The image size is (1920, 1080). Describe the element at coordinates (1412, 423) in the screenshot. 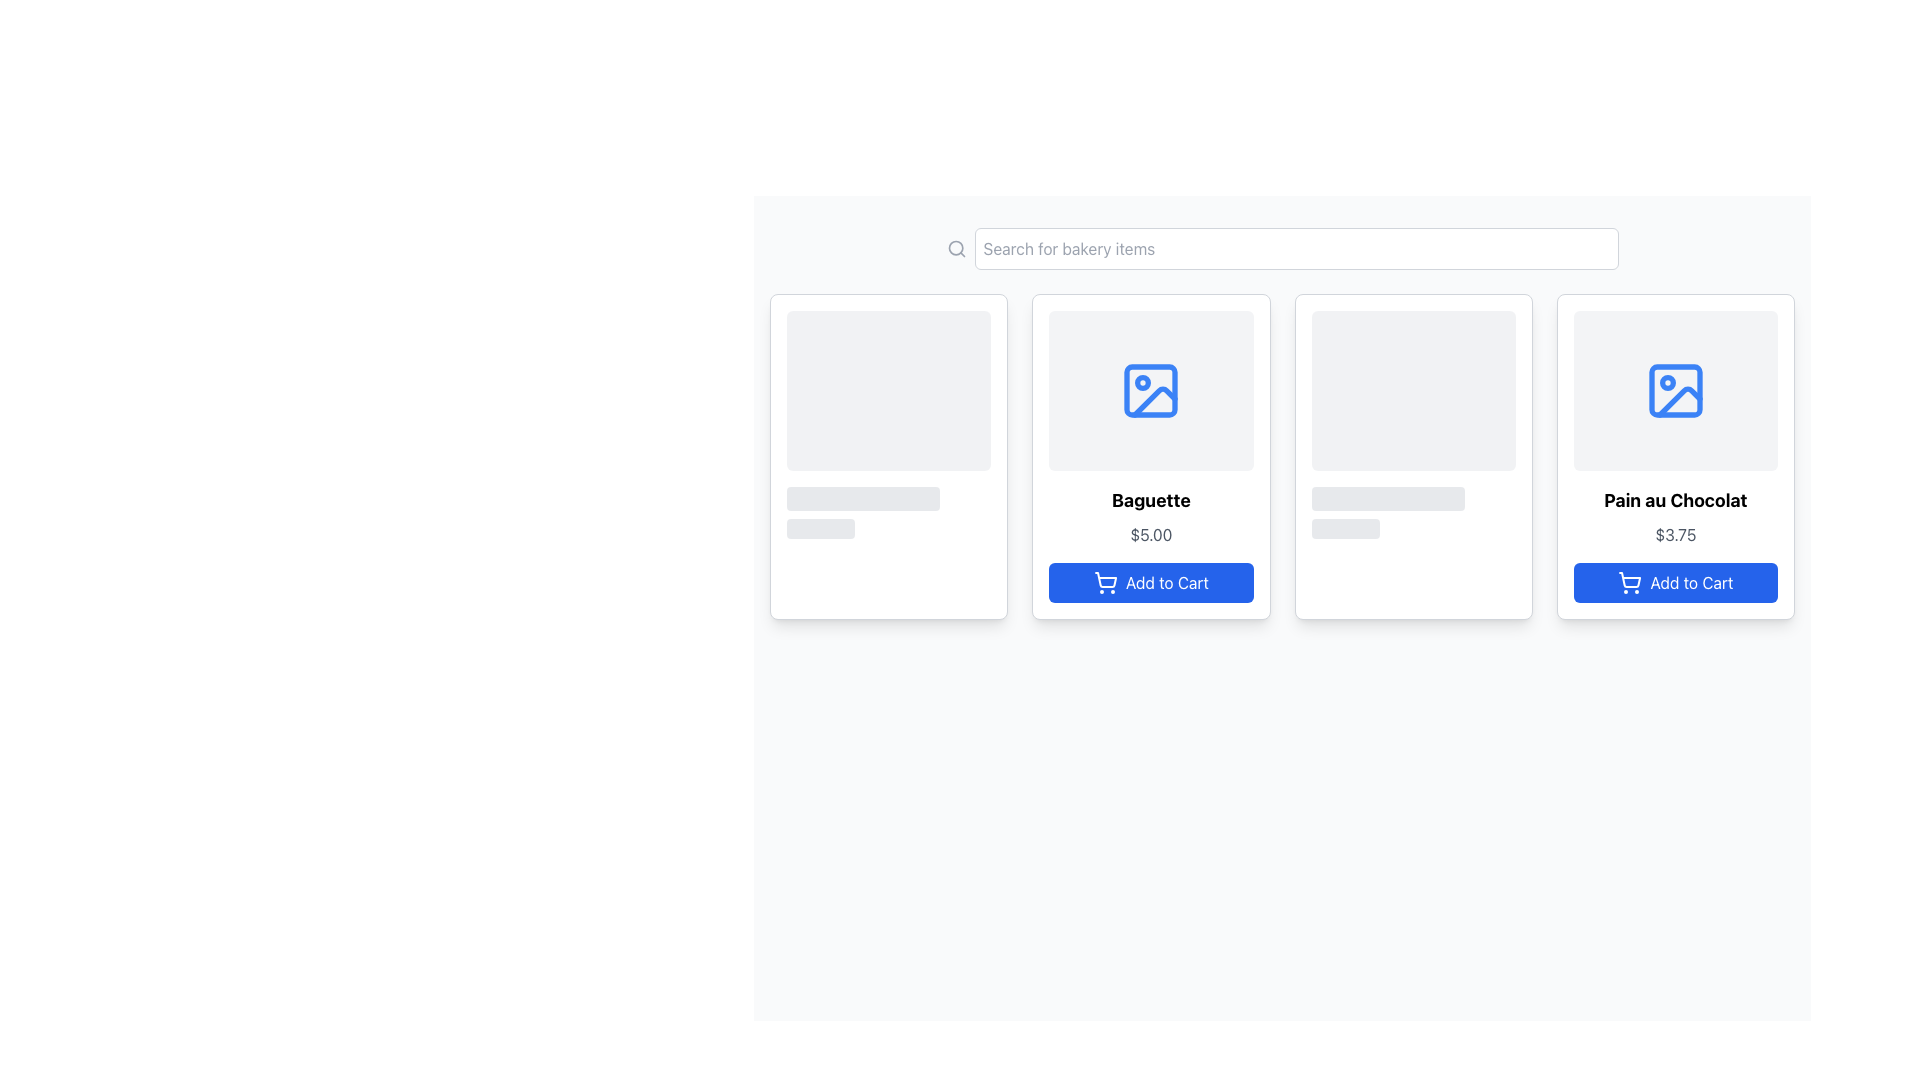

I see `the Card Placeholder element, which serves as a content loading visual and is positioned in a grid-like layout next to similar components` at that location.